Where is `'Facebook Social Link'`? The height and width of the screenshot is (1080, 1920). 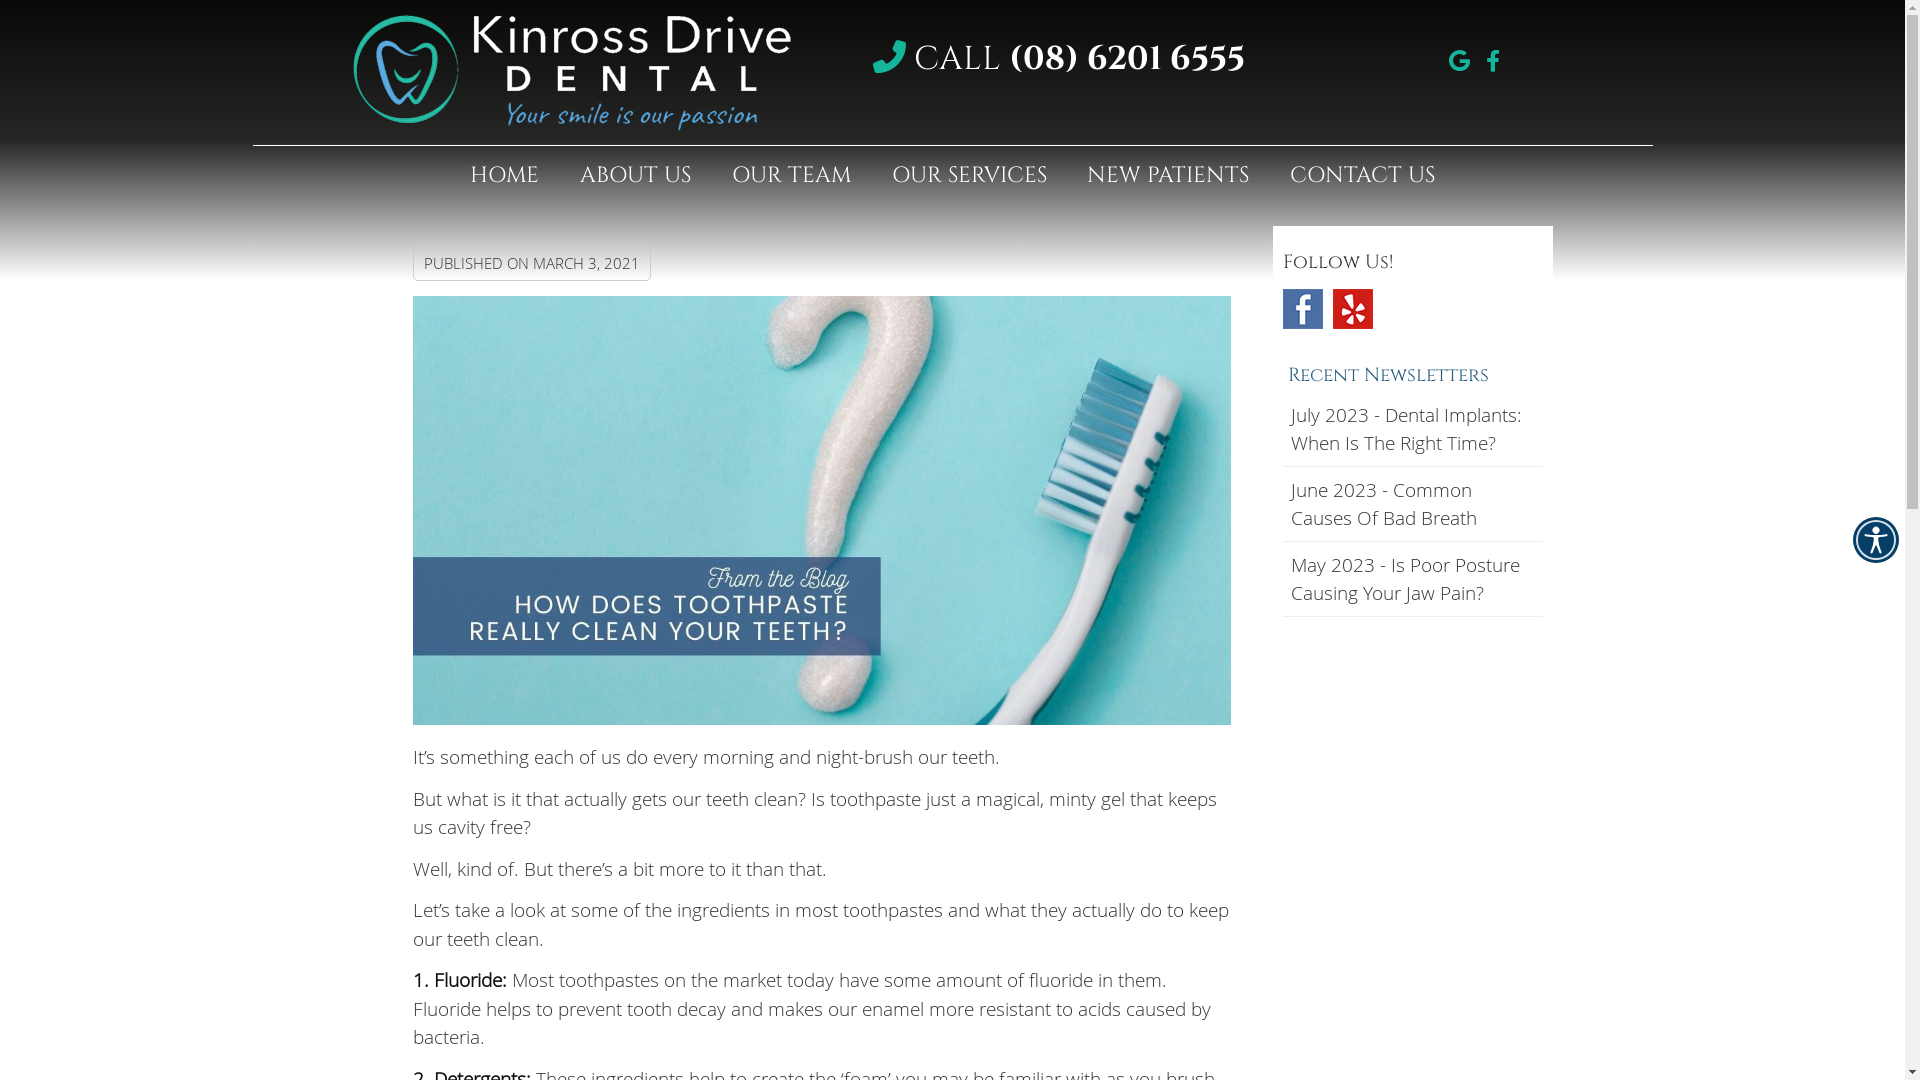
'Facebook Social Link' is located at coordinates (1281, 308).